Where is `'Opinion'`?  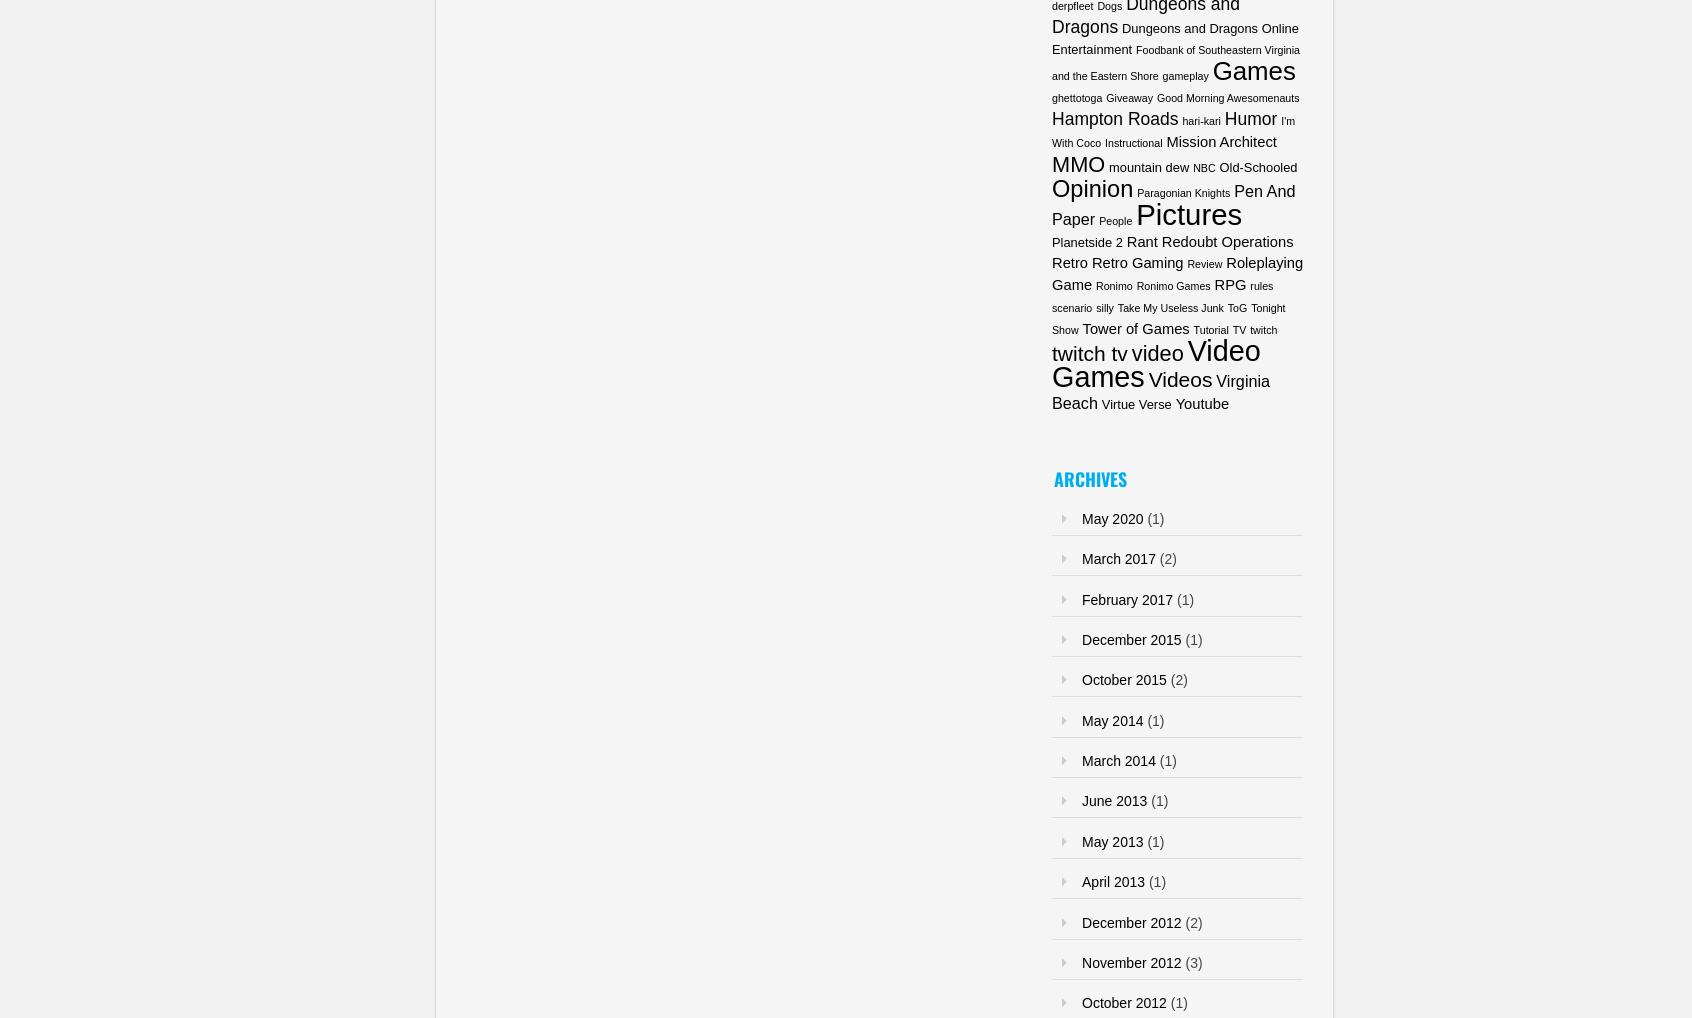 'Opinion' is located at coordinates (1092, 188).